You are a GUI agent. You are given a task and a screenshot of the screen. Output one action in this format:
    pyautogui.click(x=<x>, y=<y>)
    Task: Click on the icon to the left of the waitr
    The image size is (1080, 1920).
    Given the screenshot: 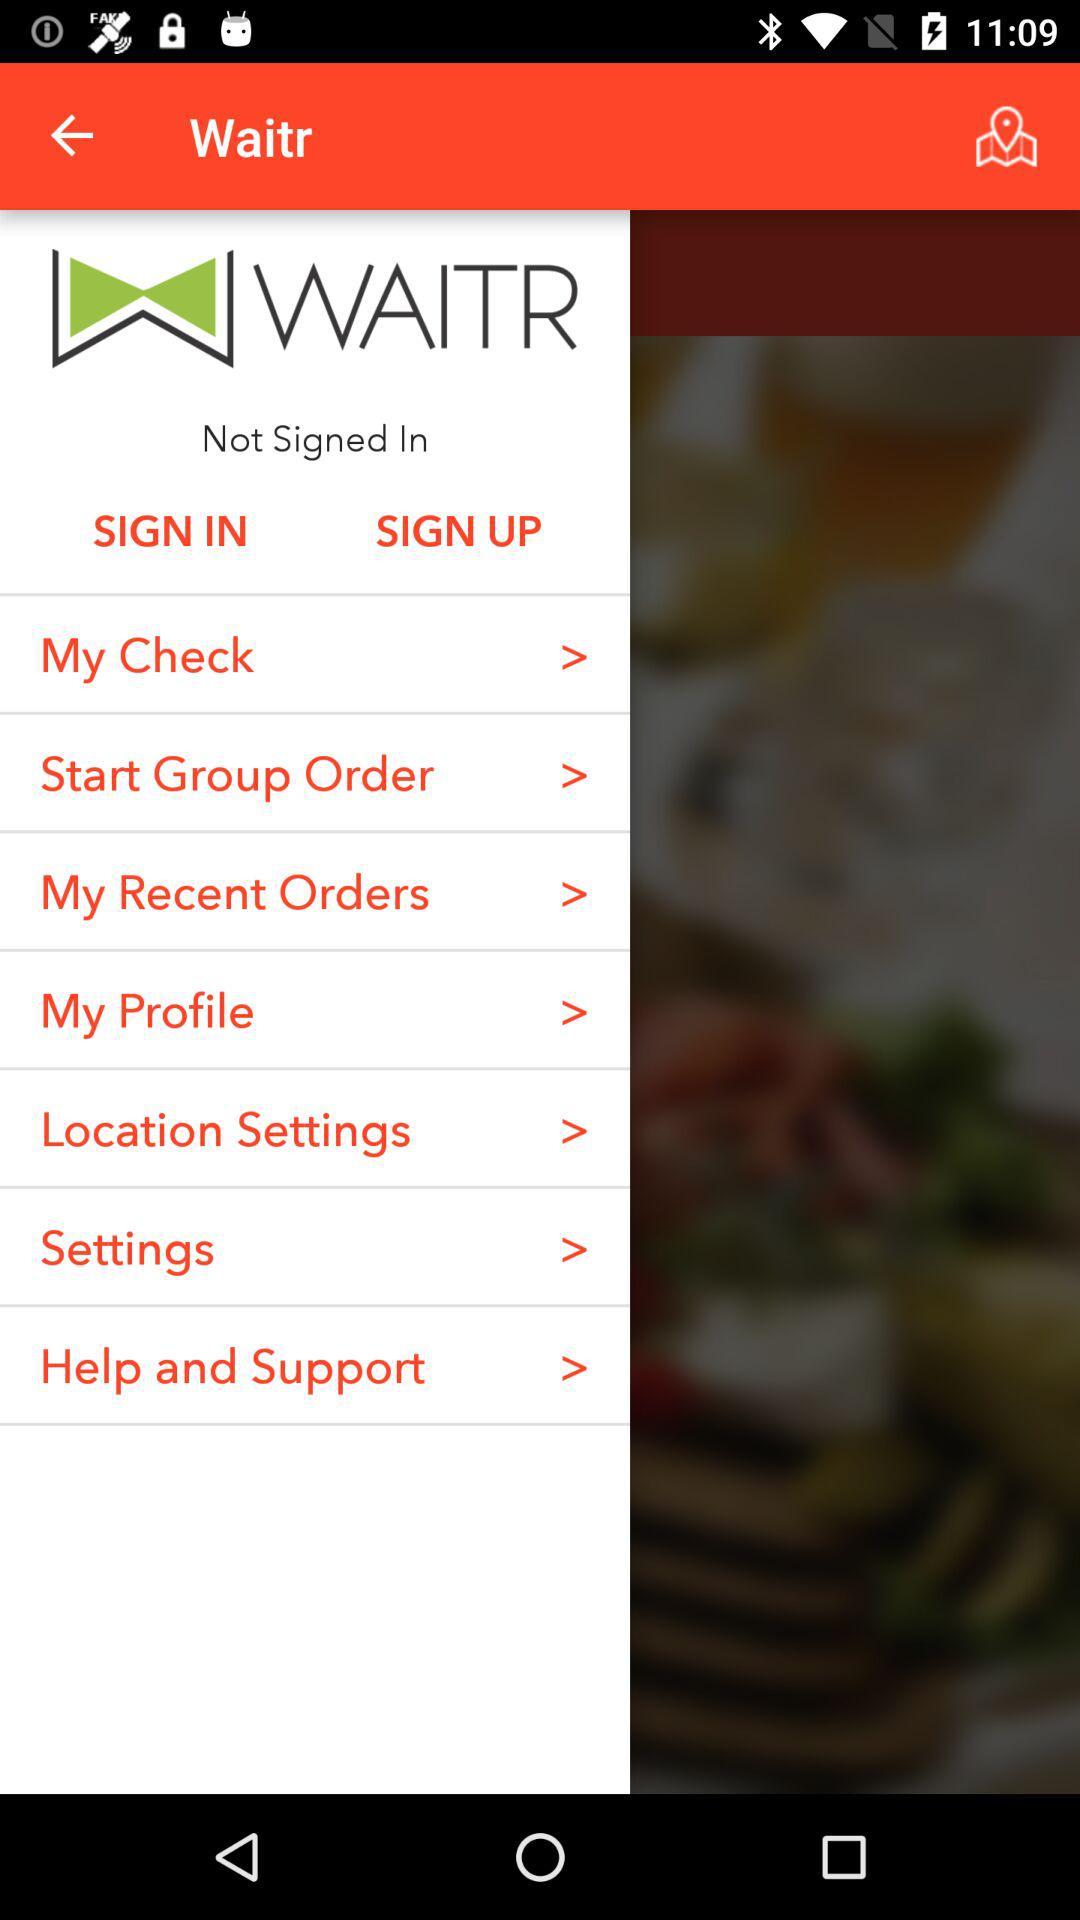 What is the action you would take?
    pyautogui.click(x=72, y=135)
    